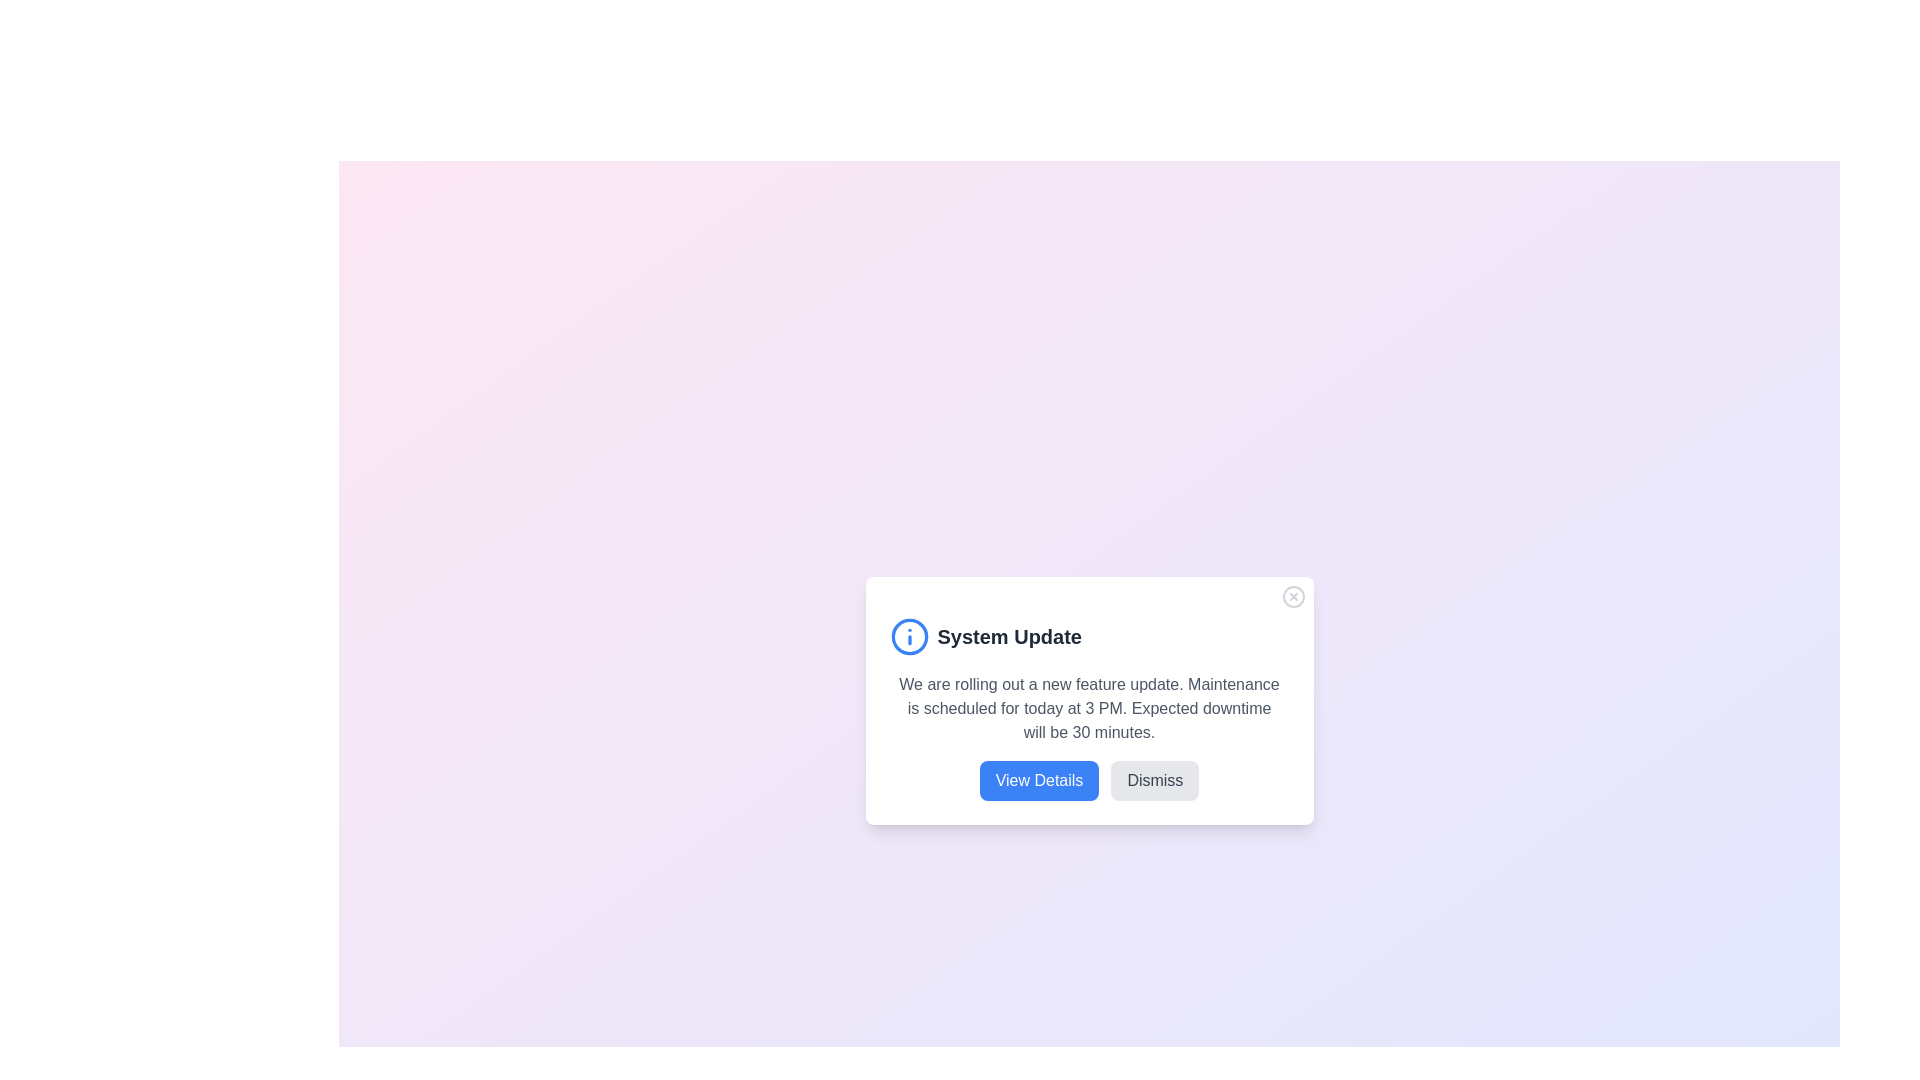 The height and width of the screenshot is (1080, 1920). I want to click on the circular SVG graphic with a blue outline, part of the information icon located to the left of the 'System Update' title within the notification dialog box, so click(908, 636).